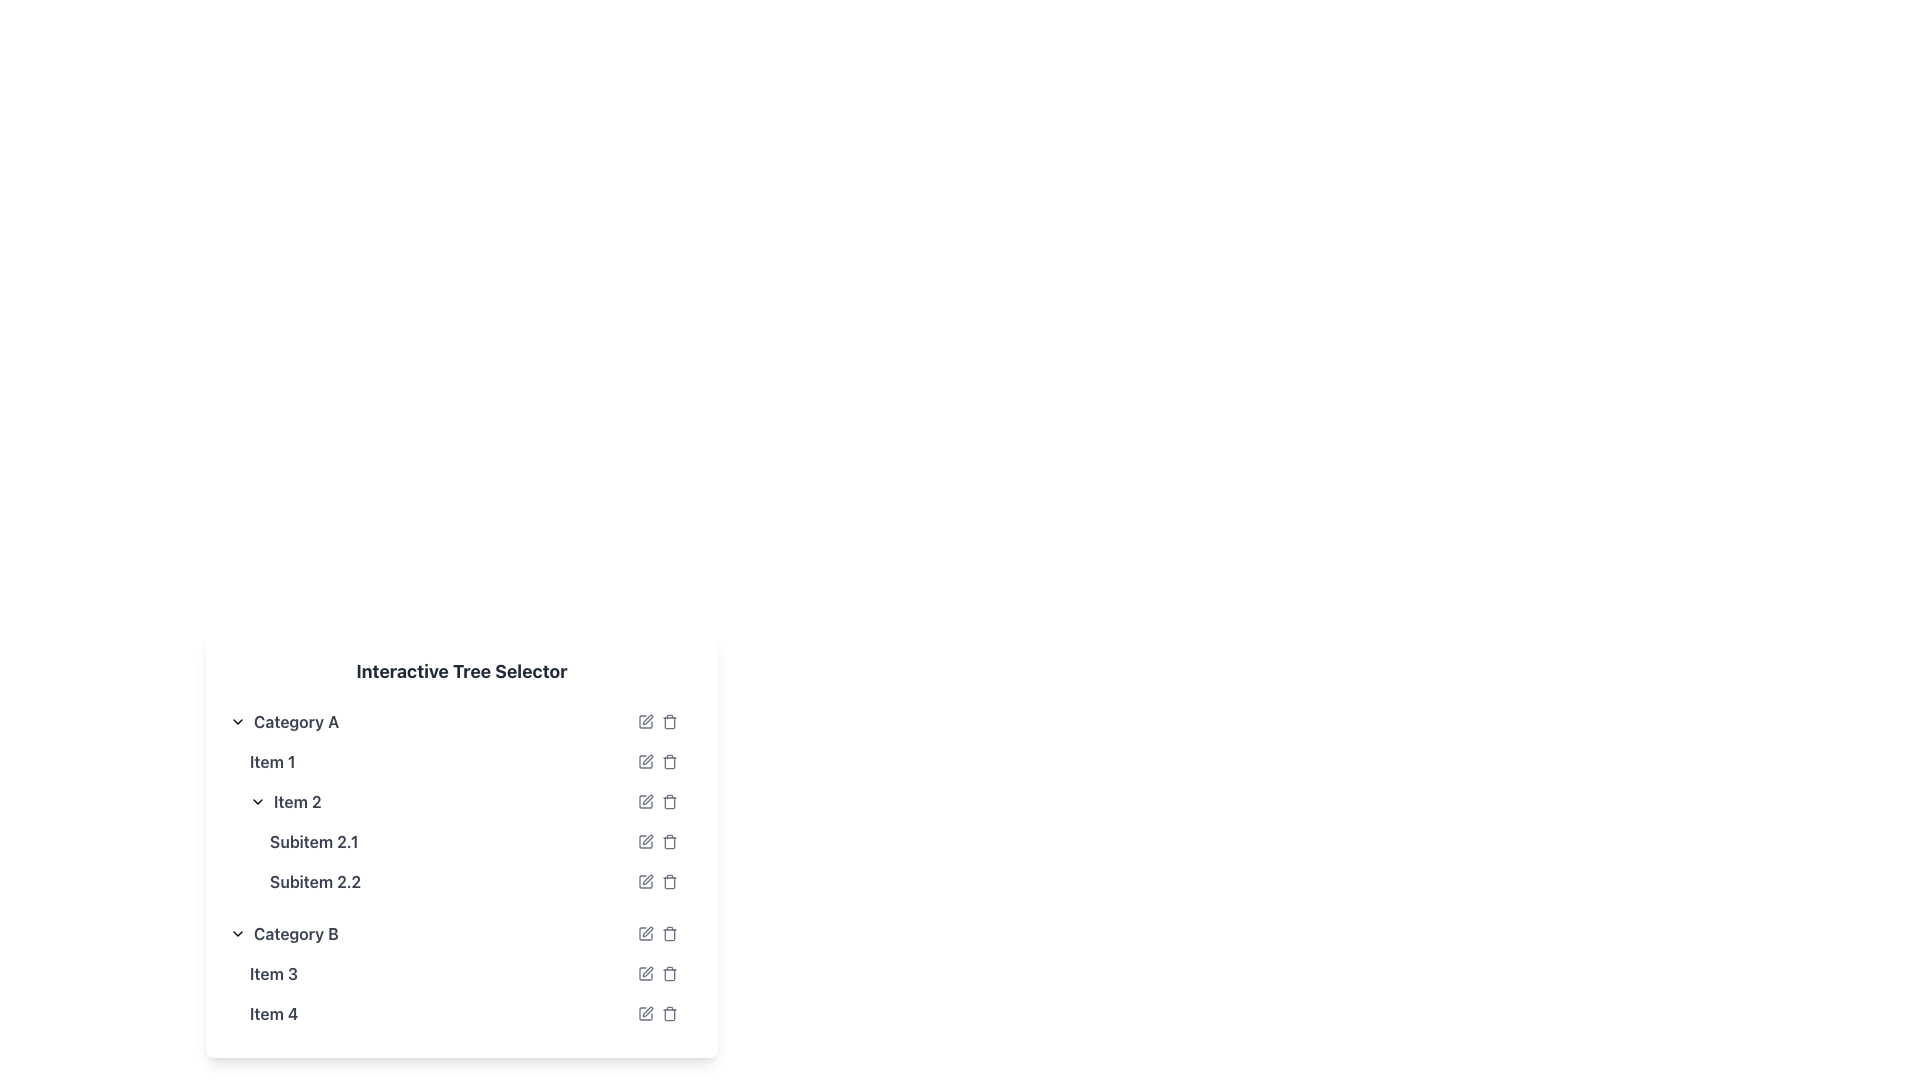 The height and width of the screenshot is (1080, 1920). What do you see at coordinates (670, 1014) in the screenshot?
I see `the trash icon located at the bottom right of the interactive tree list` at bounding box center [670, 1014].